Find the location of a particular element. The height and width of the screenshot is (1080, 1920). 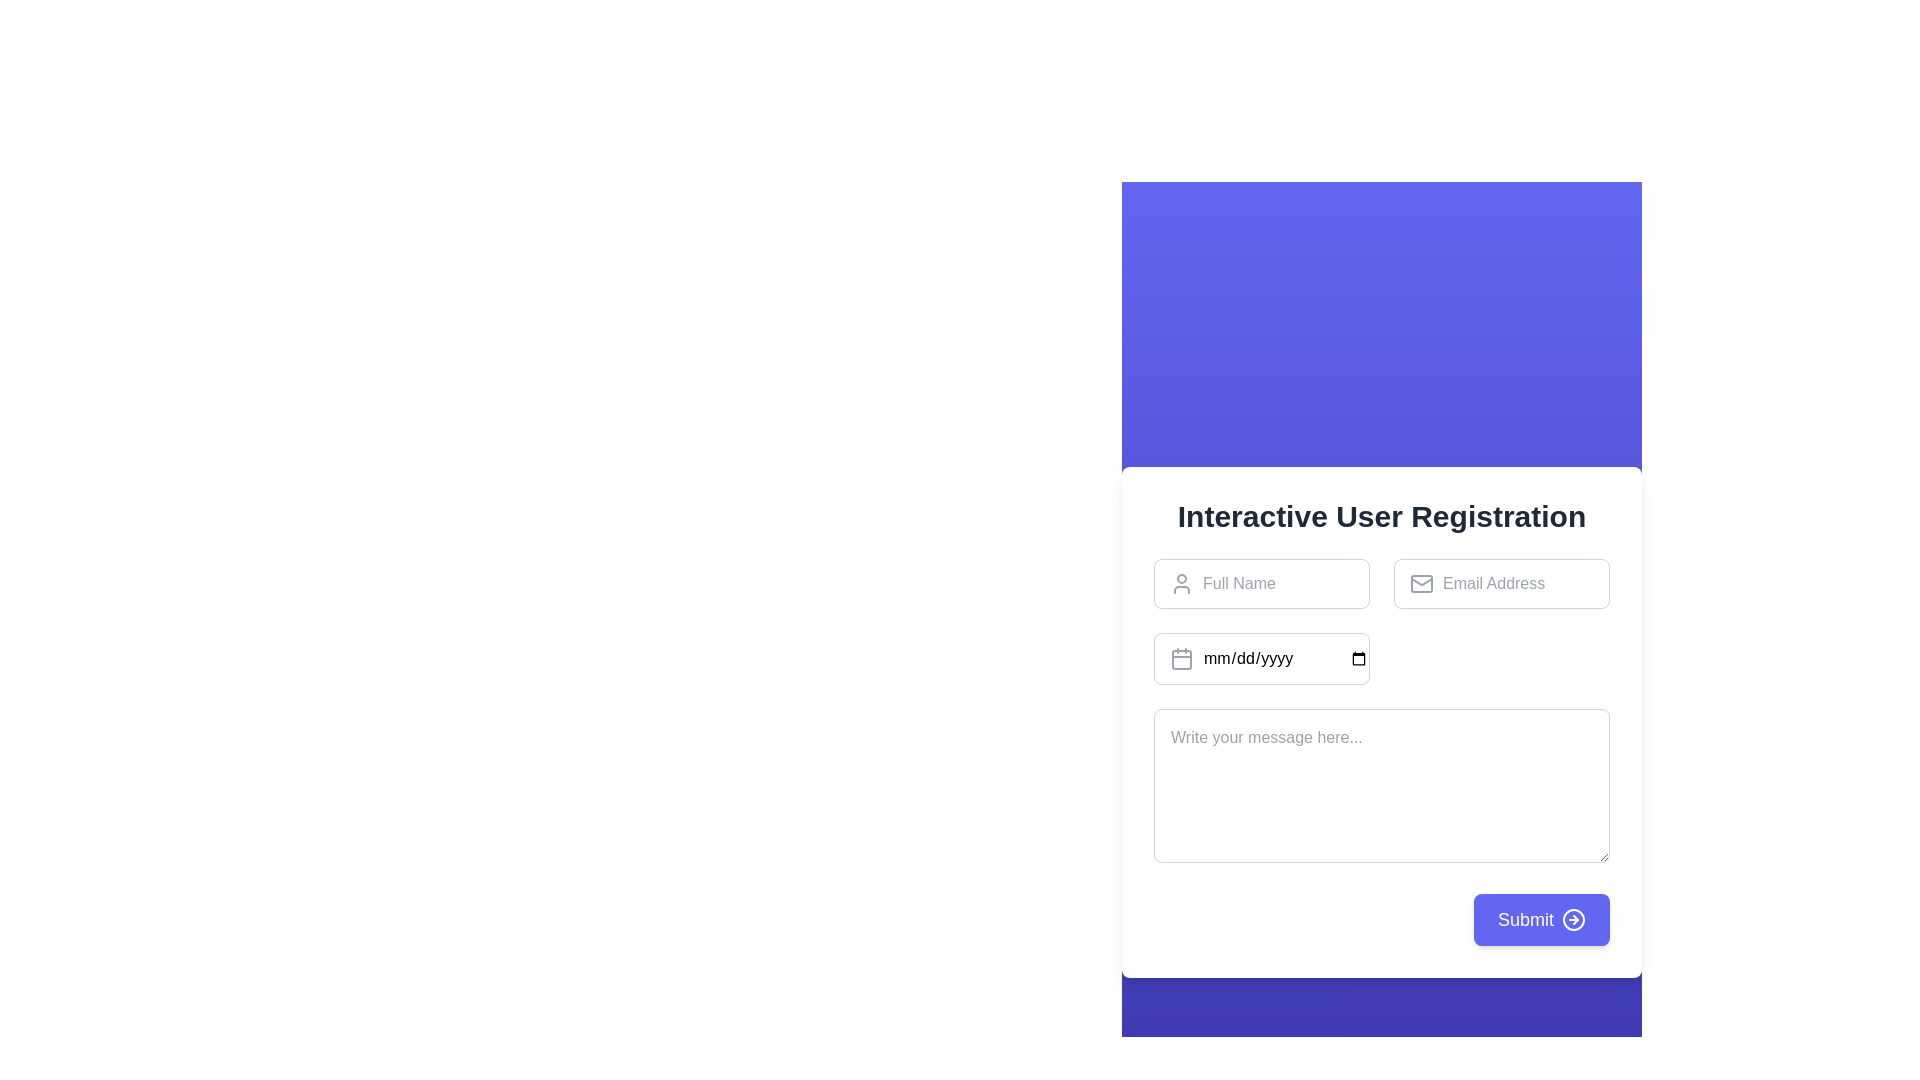

the internal rectangular graphical shape with rounded corners inside the mail icon component, located to the left of the 'Email Address' input field is located at coordinates (1420, 583).